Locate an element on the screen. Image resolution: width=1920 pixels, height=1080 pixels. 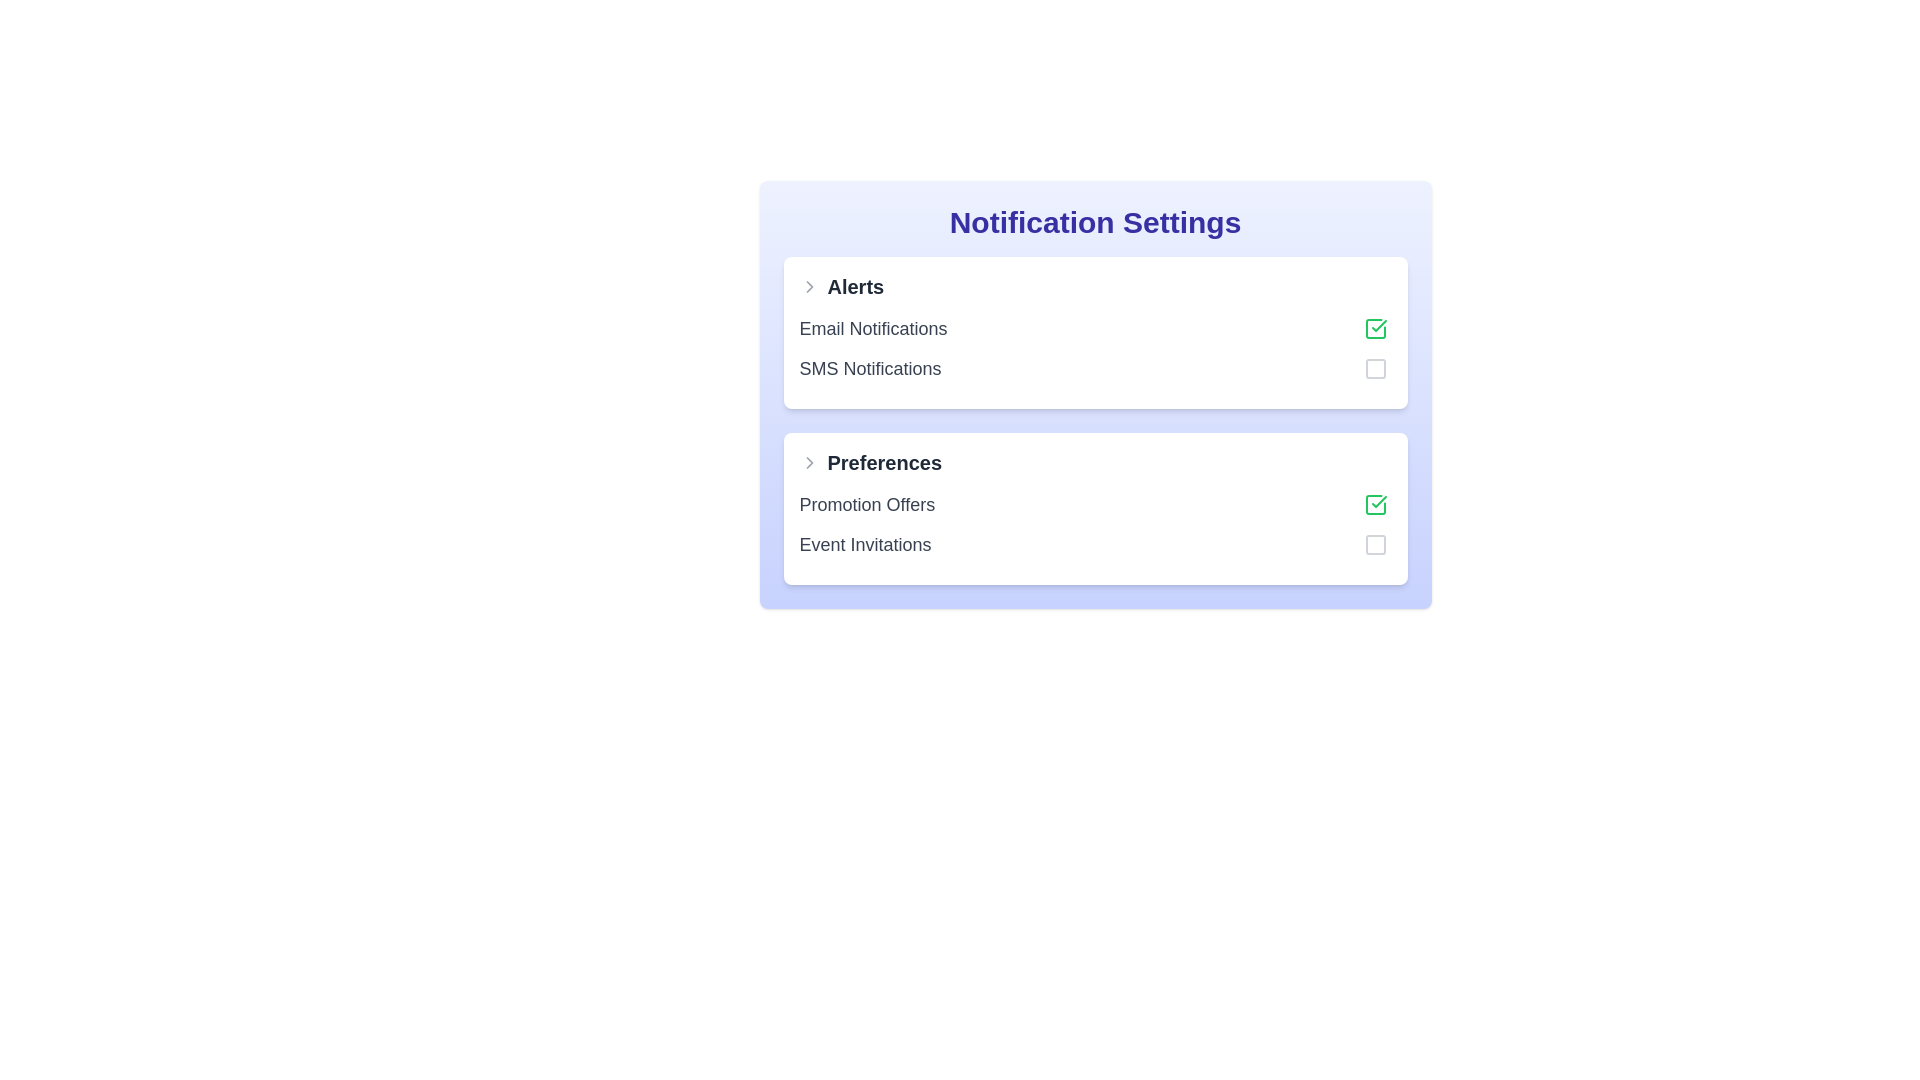
the checkbox with a green checkmark in the 'Preferences' section of the 'Notification Settings' card is located at coordinates (1374, 504).